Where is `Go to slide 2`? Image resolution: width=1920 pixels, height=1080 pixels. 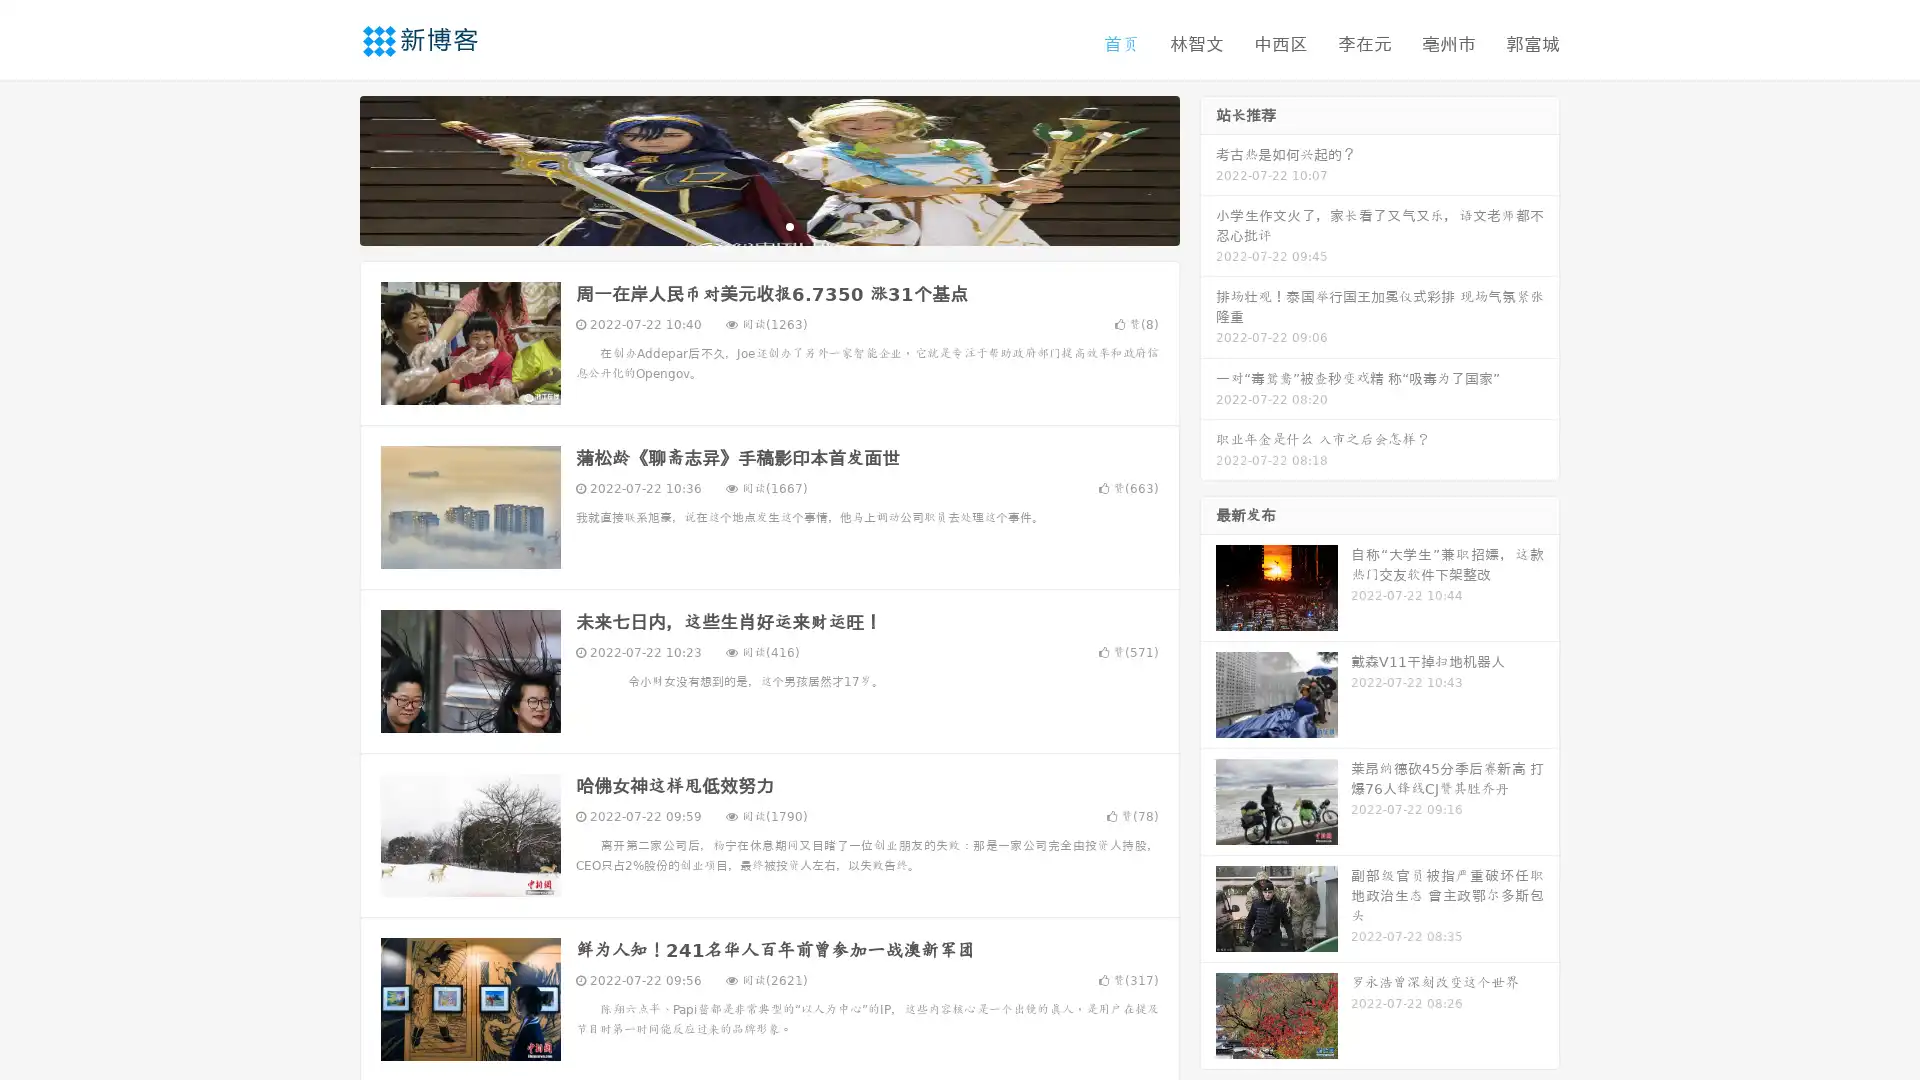 Go to slide 2 is located at coordinates (768, 225).